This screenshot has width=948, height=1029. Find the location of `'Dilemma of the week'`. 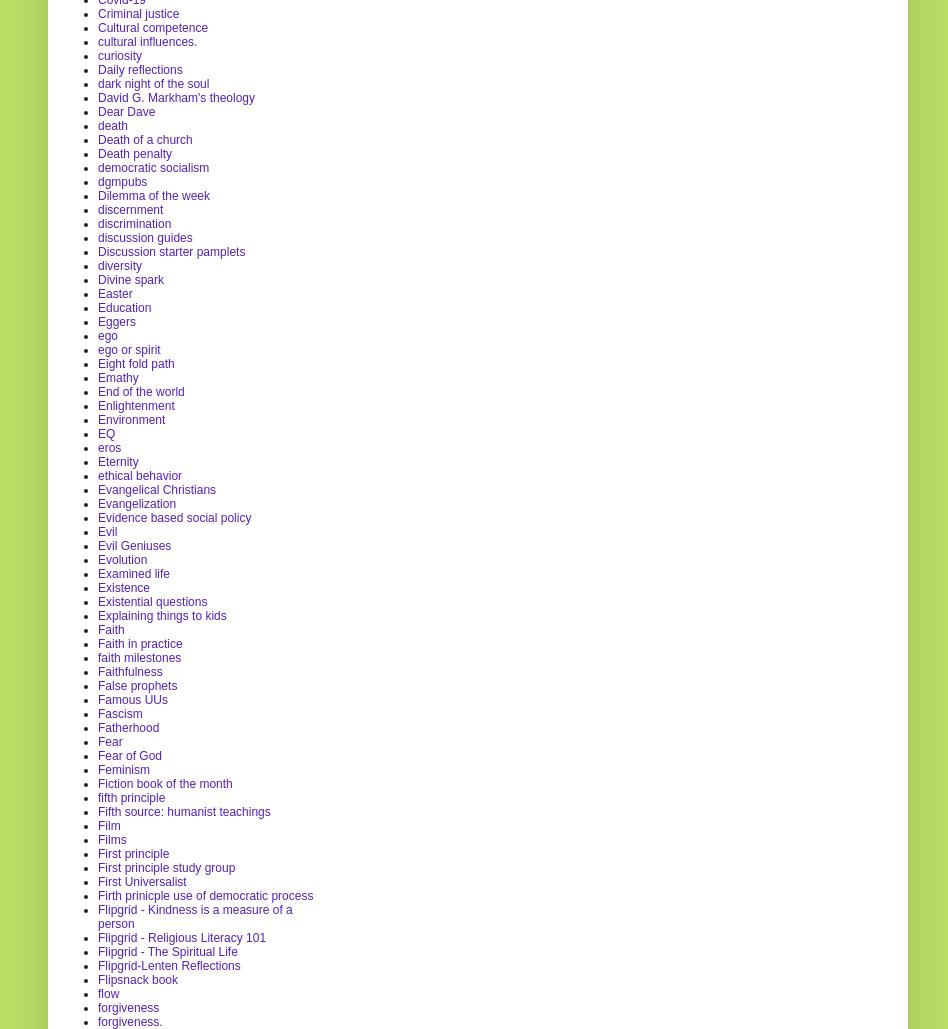

'Dilemma of the week' is located at coordinates (152, 194).